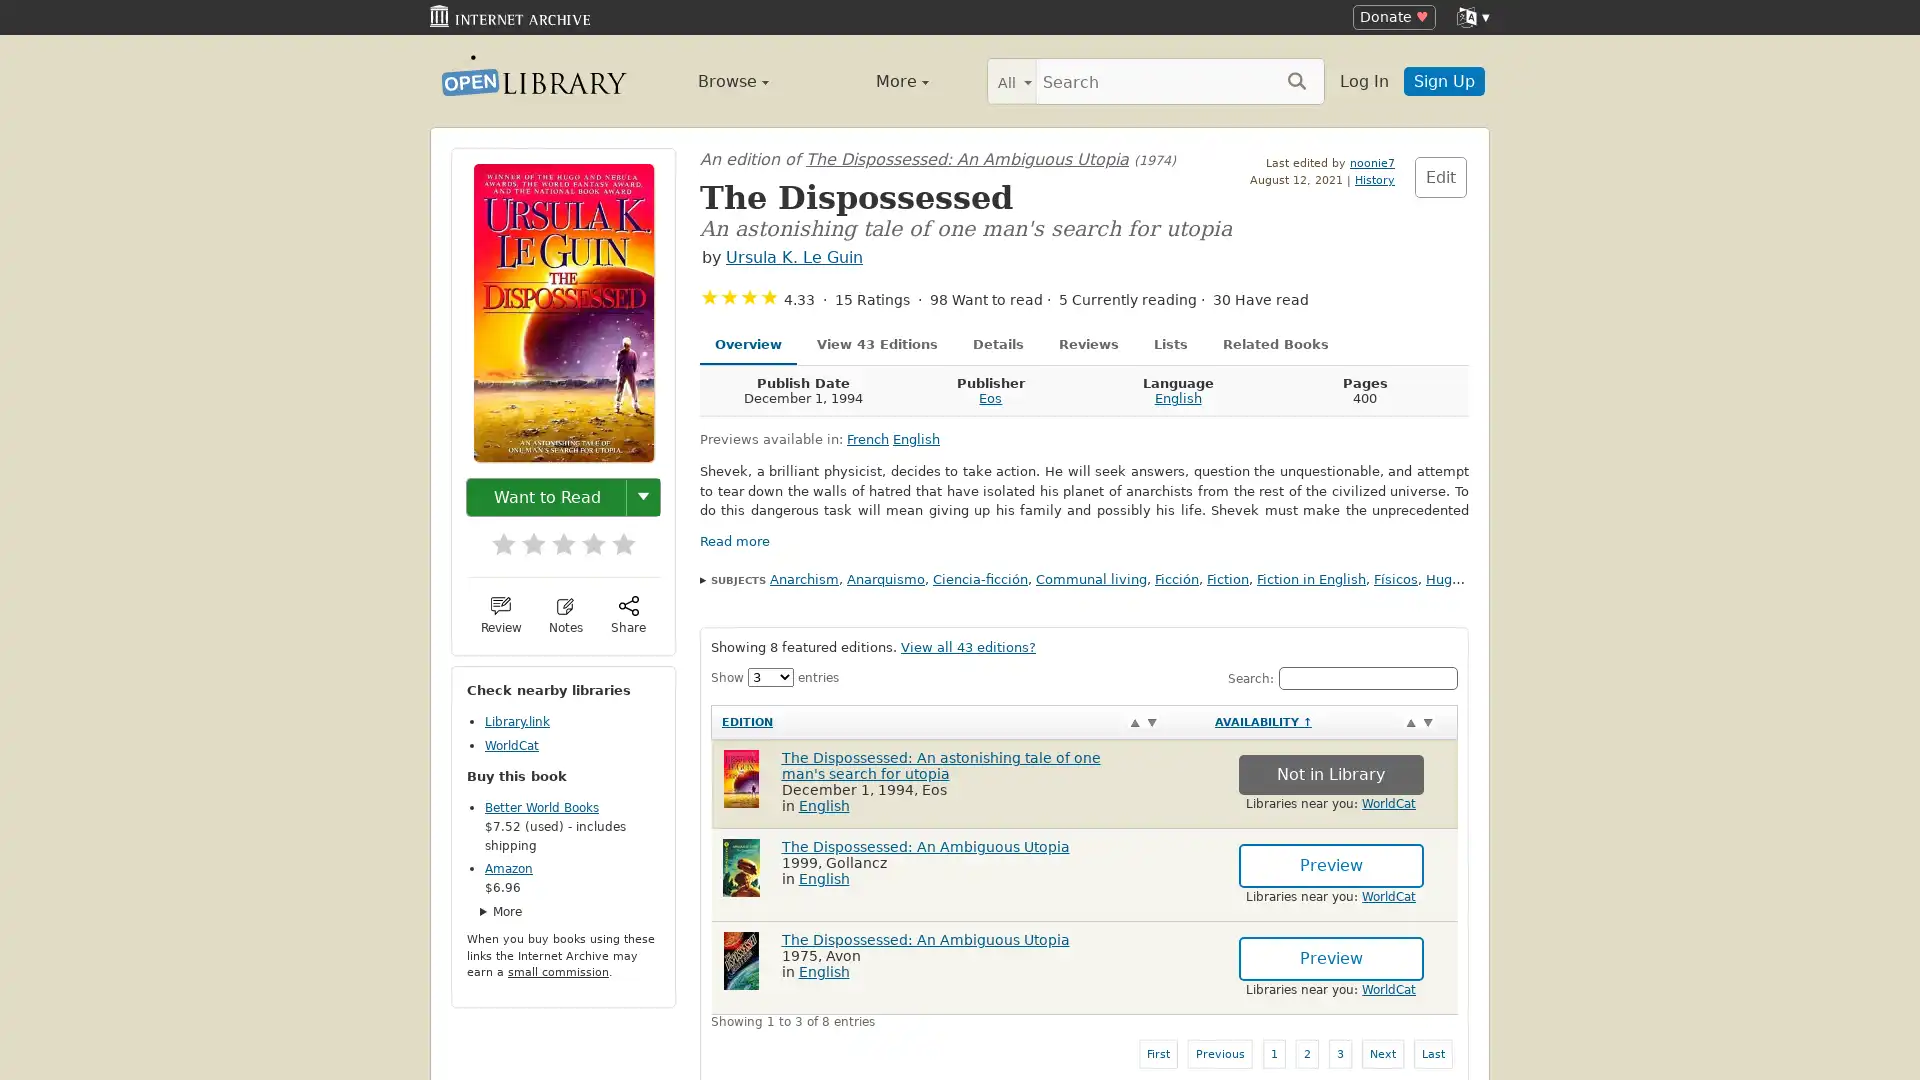 This screenshot has height=1080, width=1920. Describe the element at coordinates (583, 536) in the screenshot. I see `4` at that location.